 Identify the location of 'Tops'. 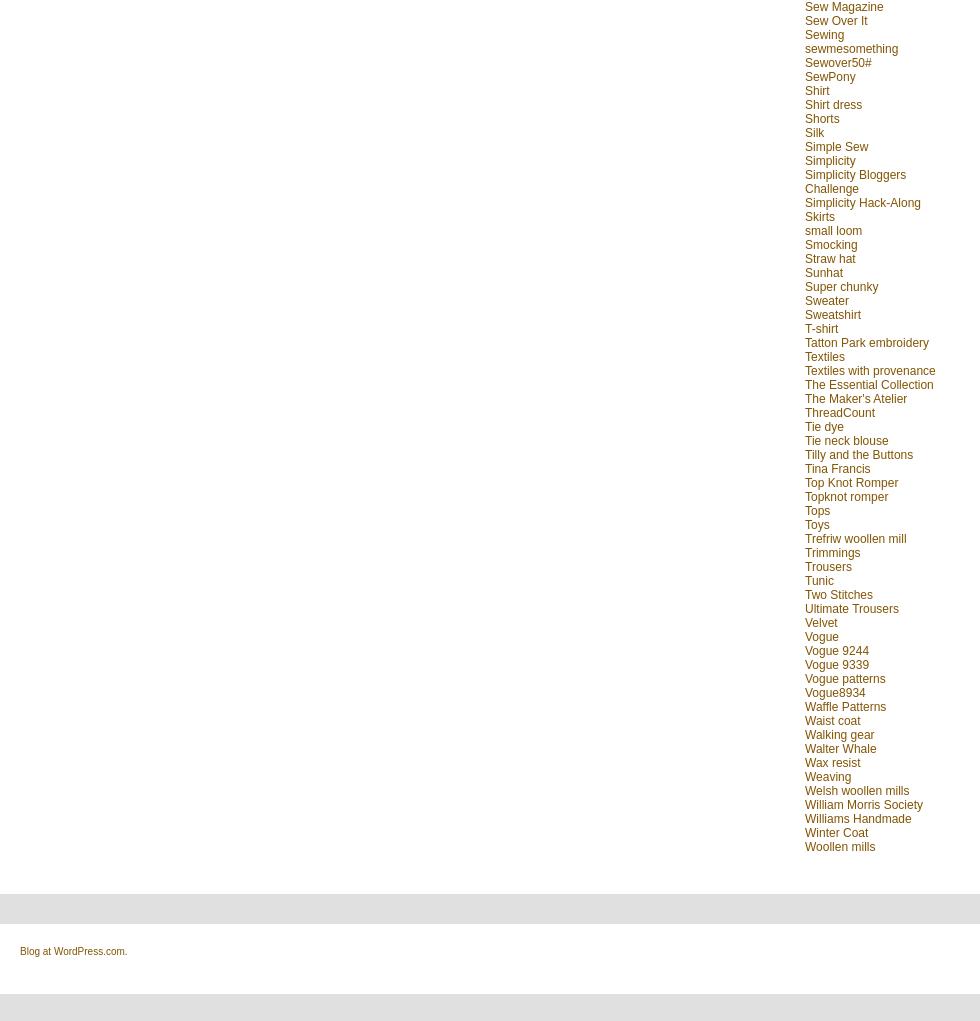
(817, 508).